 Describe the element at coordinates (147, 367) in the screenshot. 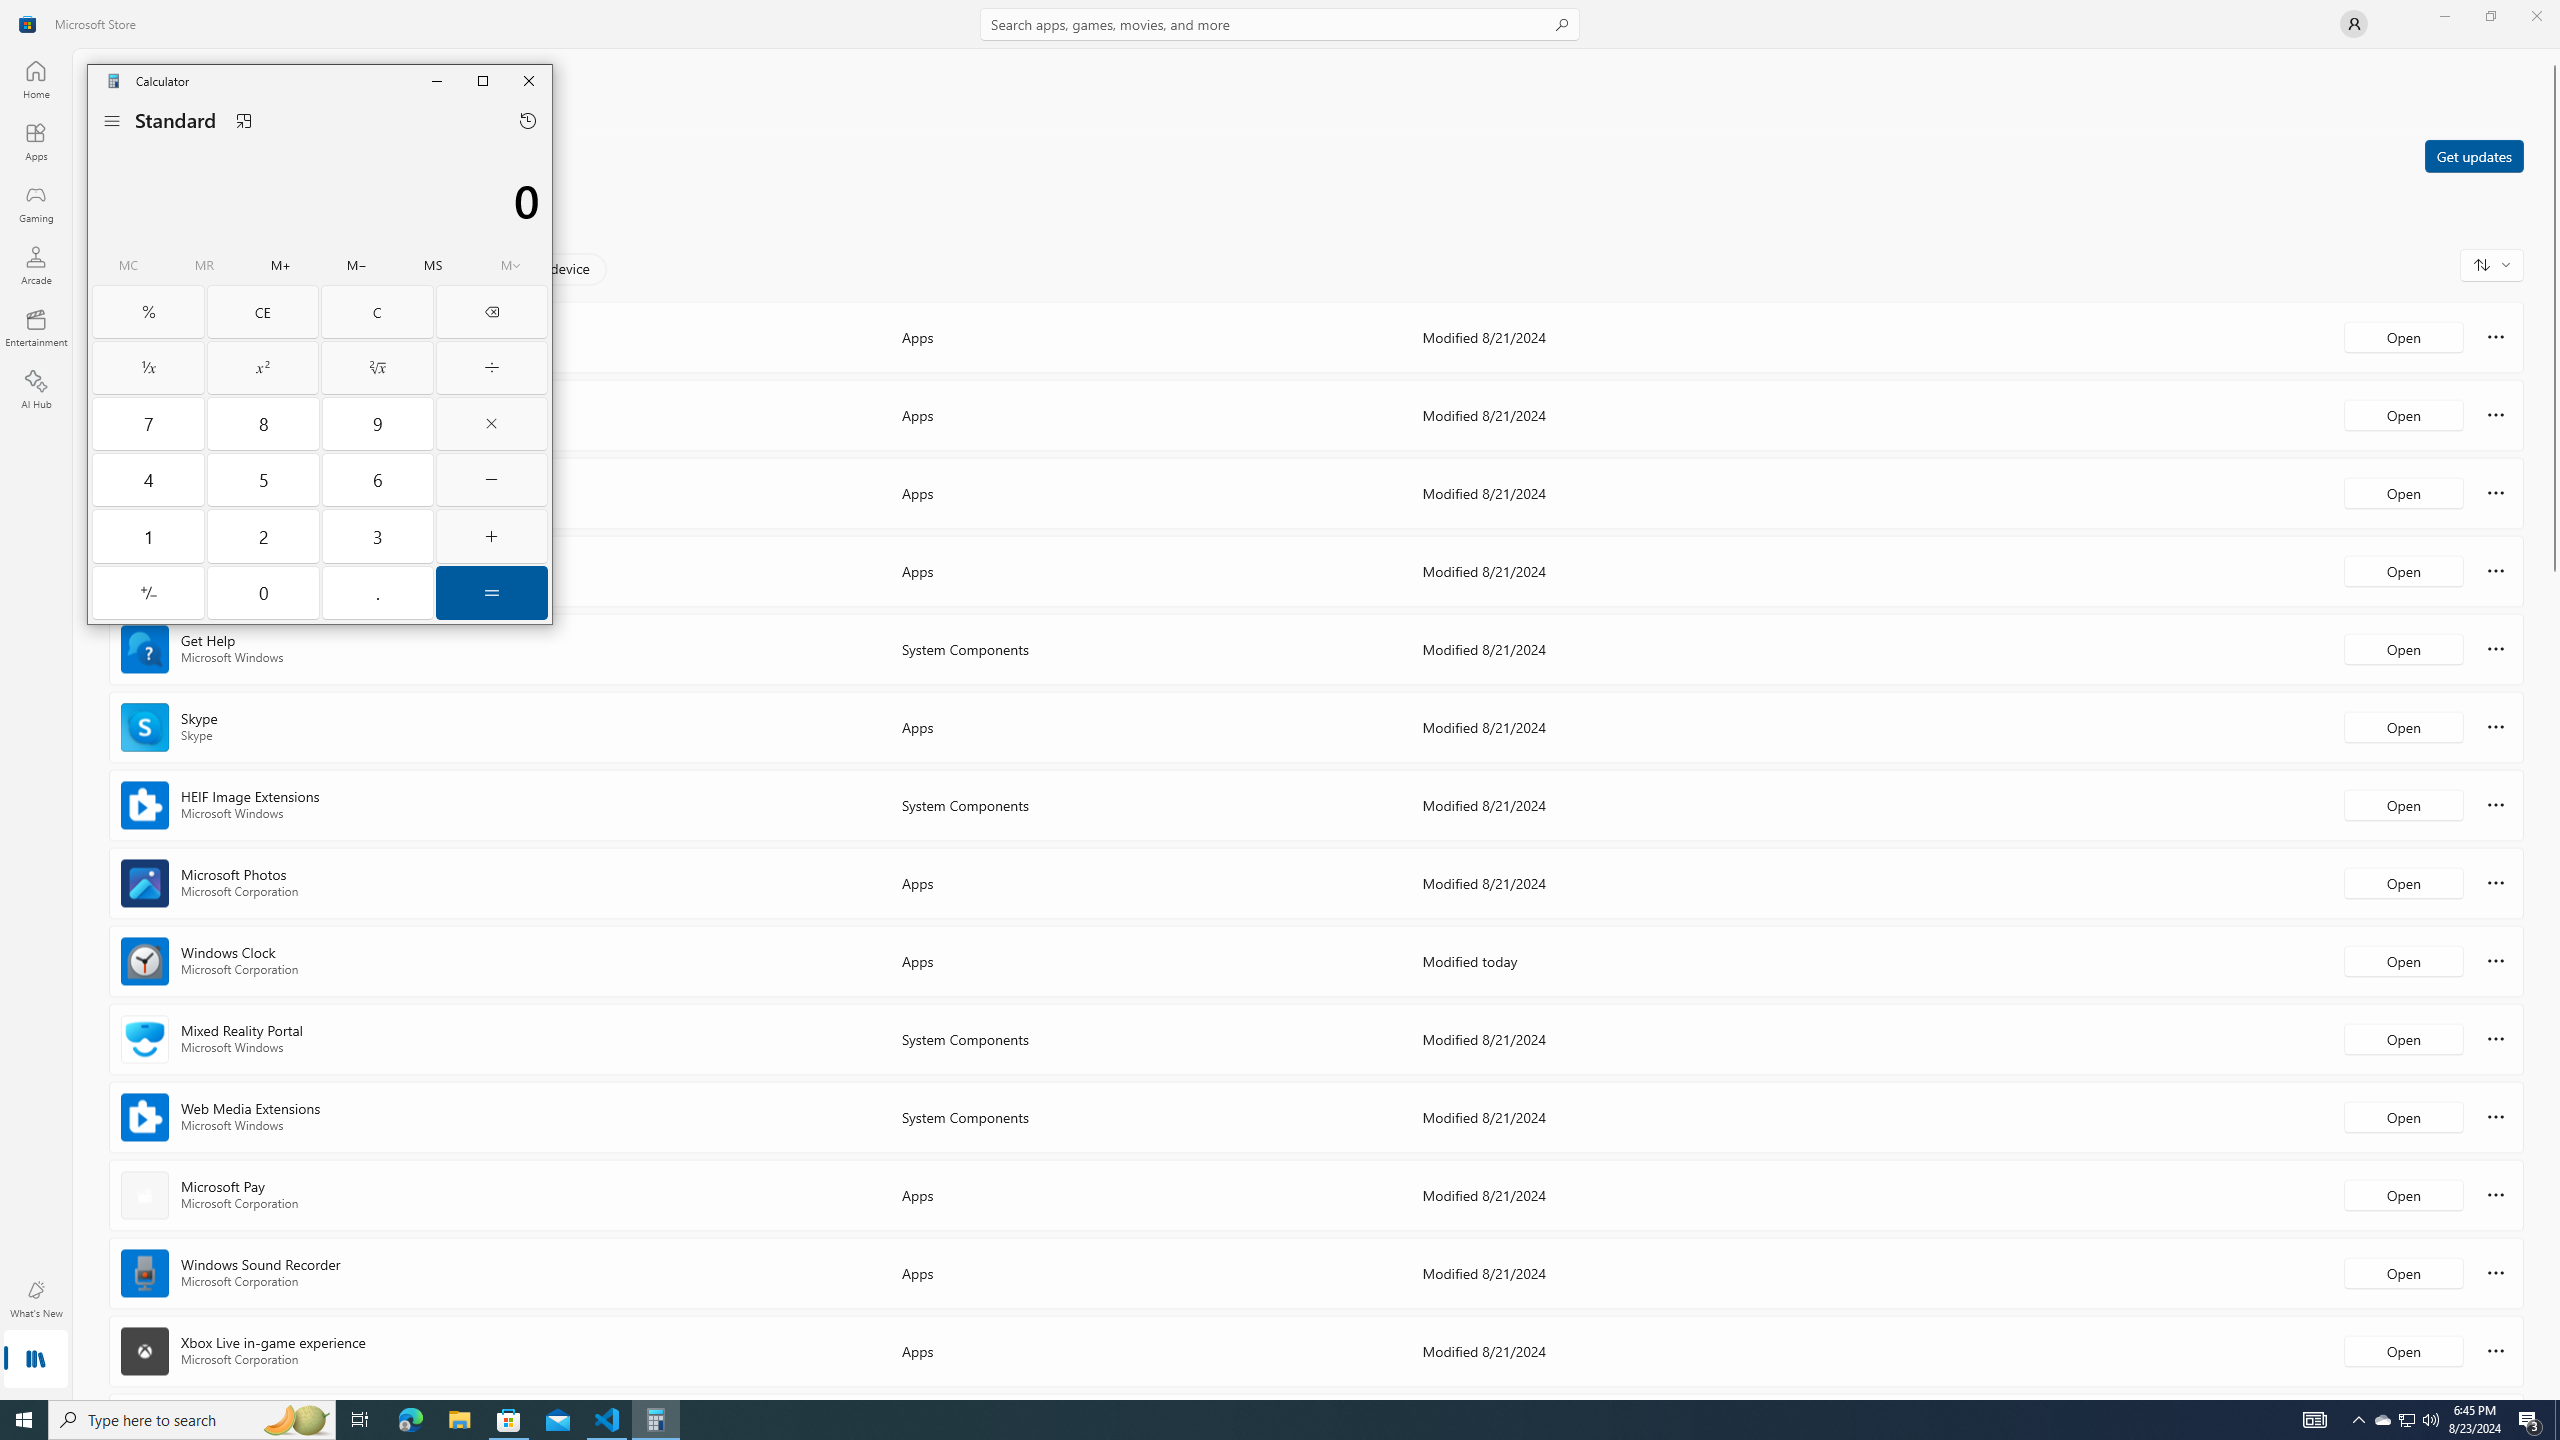

I see `'Reciprocal'` at that location.